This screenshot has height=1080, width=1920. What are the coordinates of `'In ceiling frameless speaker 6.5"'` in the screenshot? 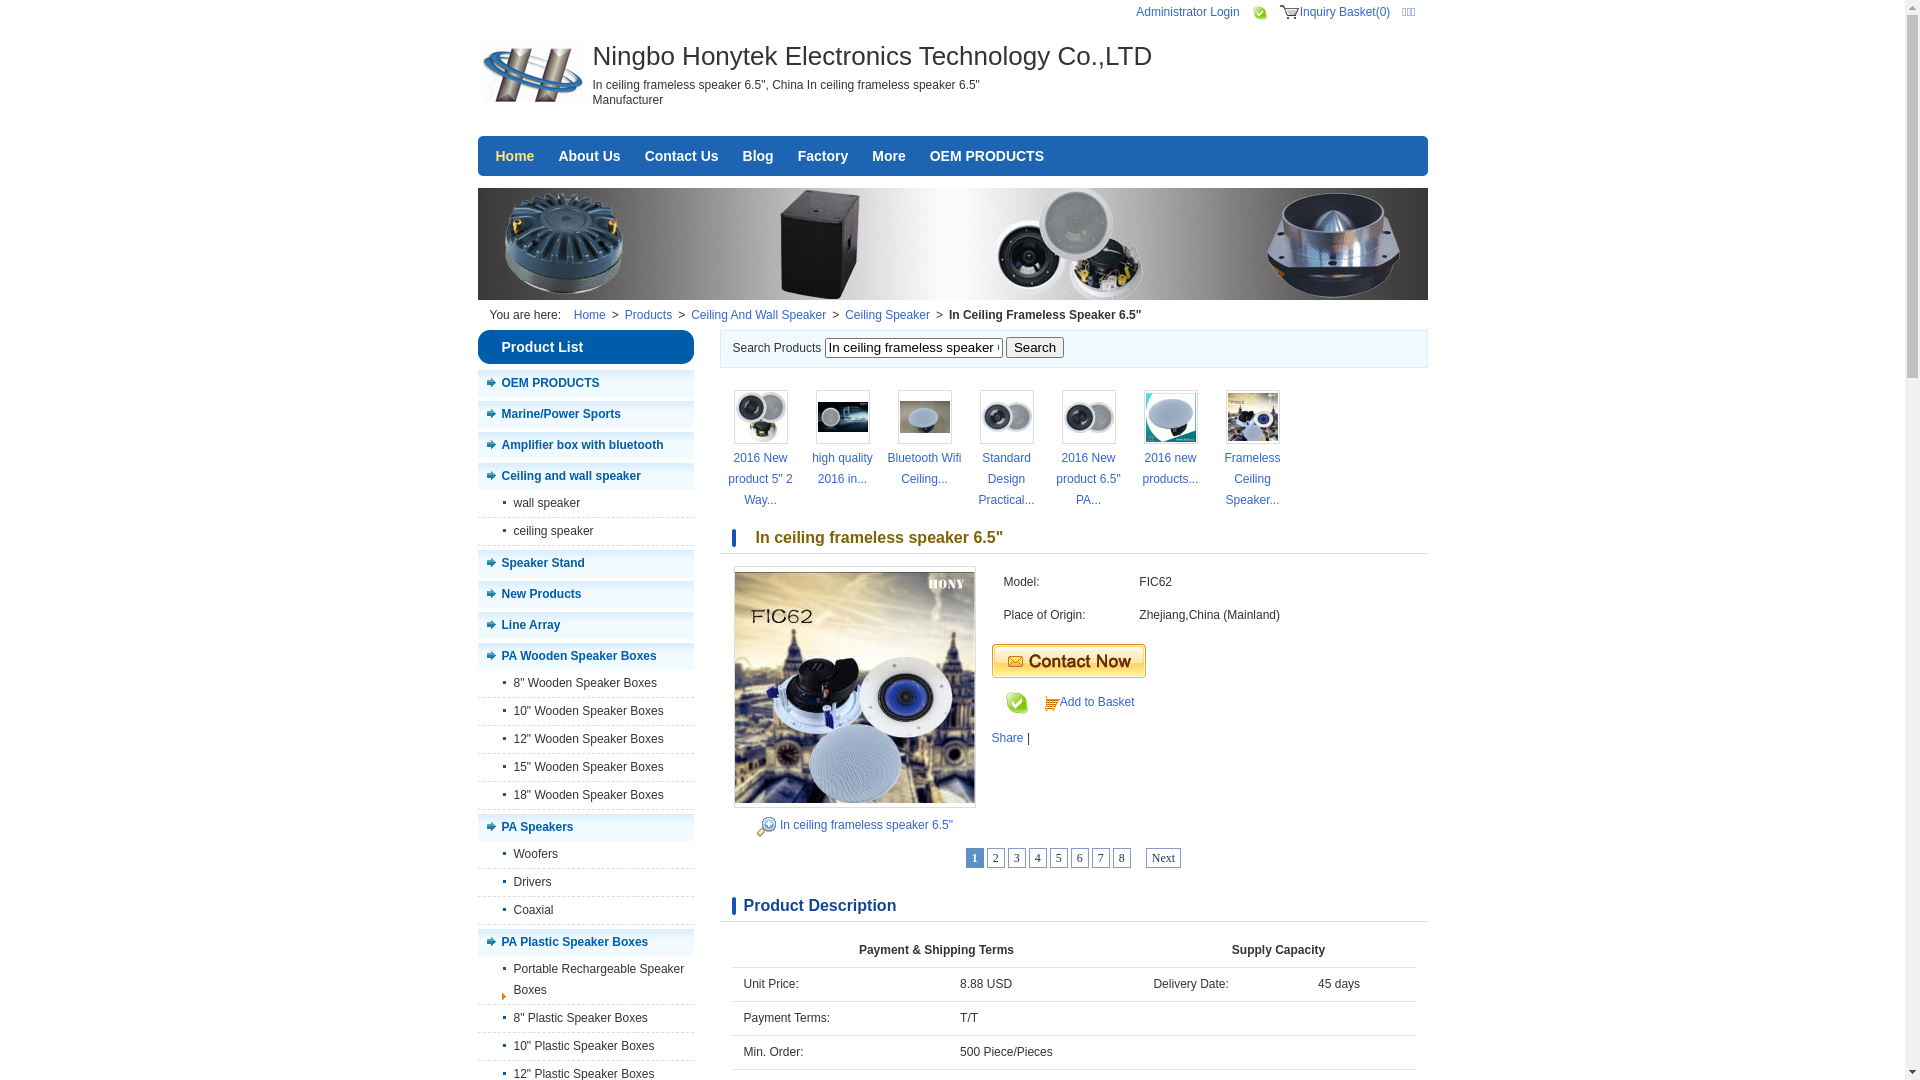 It's located at (854, 685).